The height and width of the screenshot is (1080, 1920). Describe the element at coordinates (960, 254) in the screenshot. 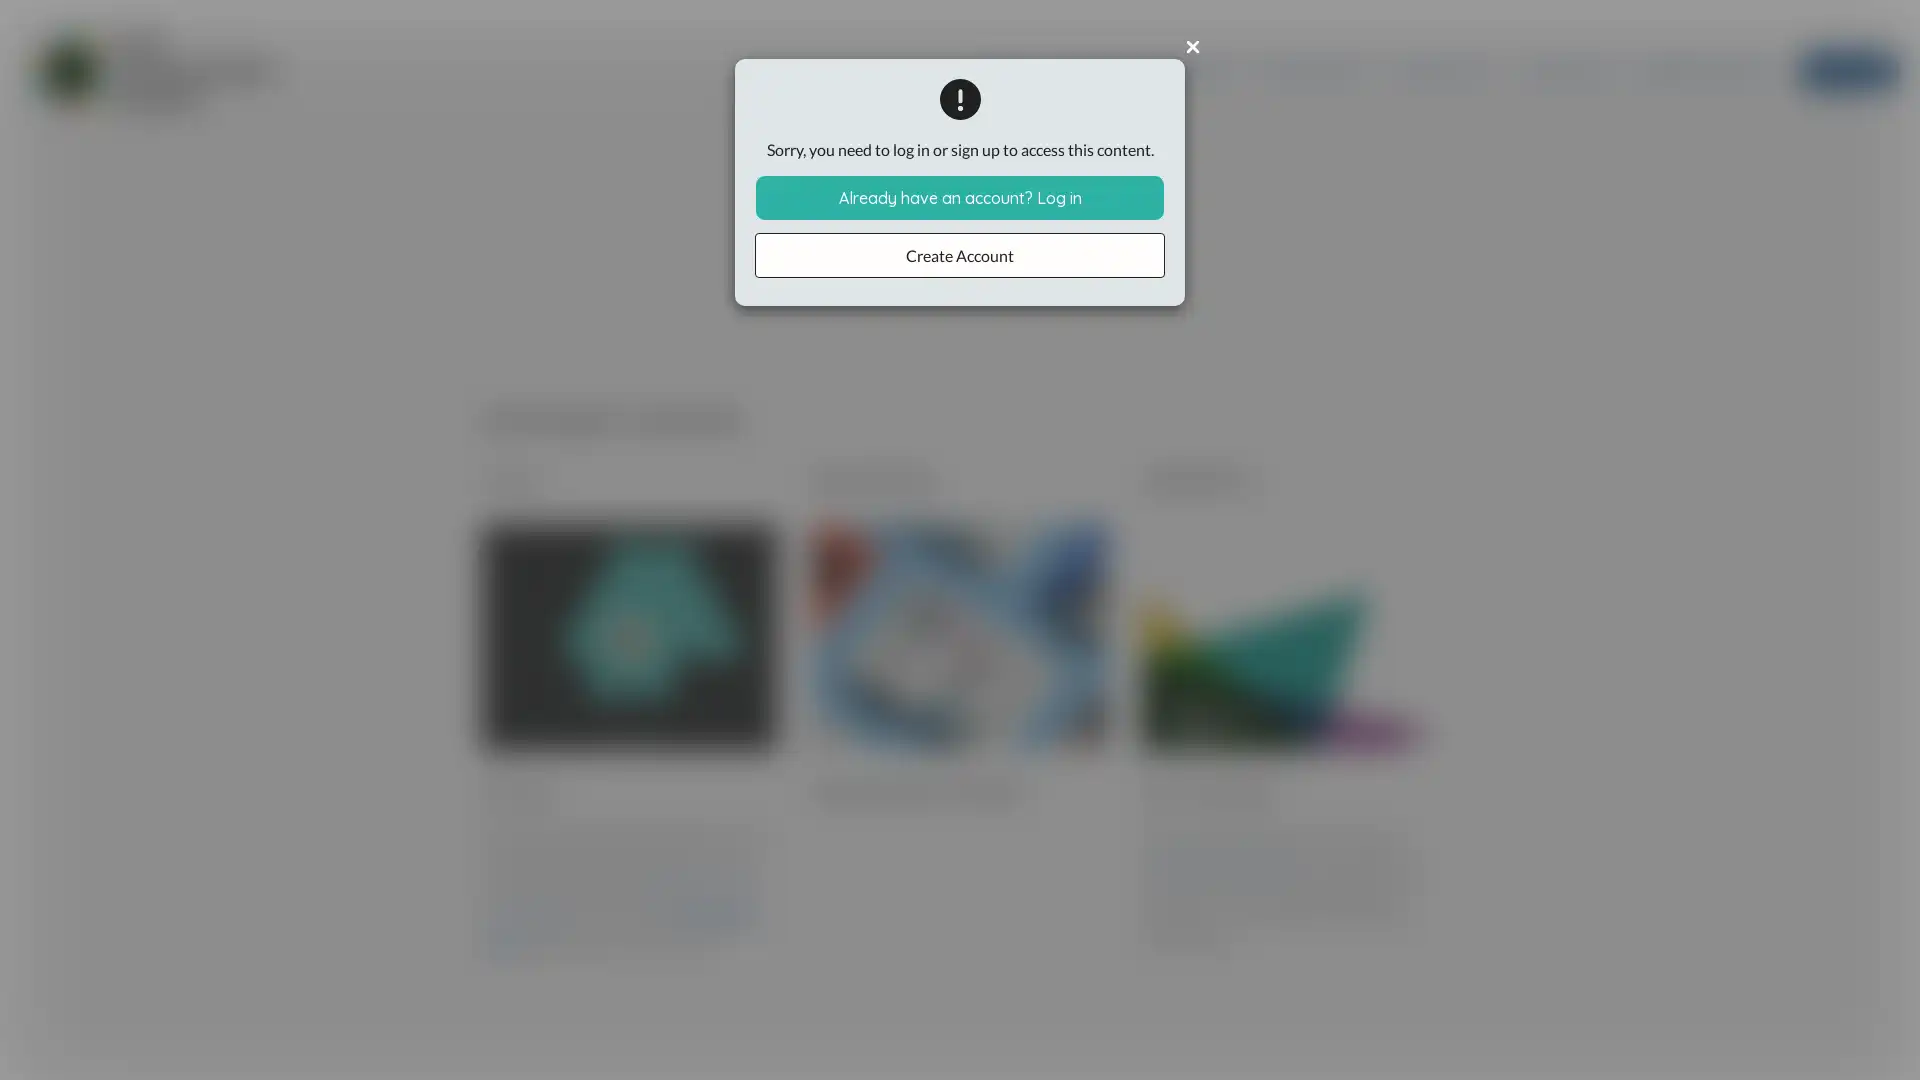

I see `Create Account` at that location.